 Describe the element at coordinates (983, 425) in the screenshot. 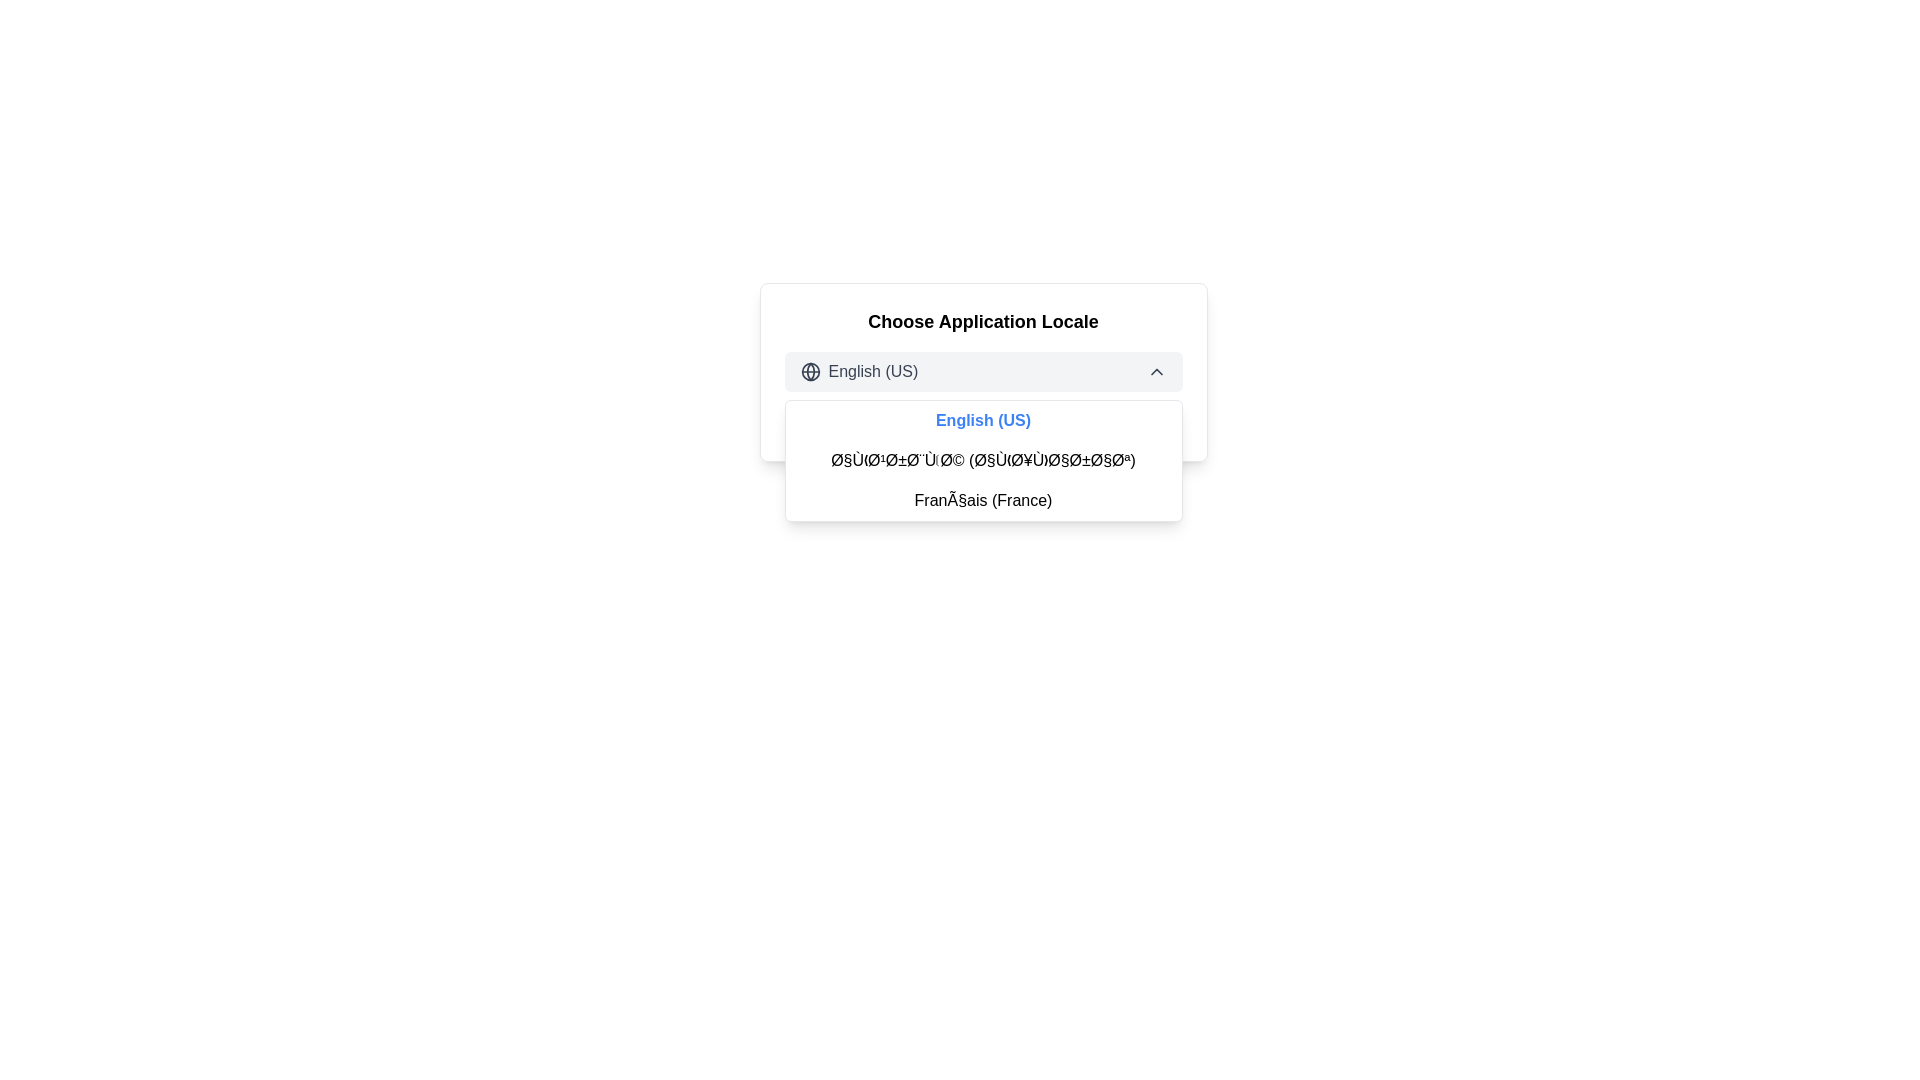

I see `the informational text that provides feedback about the currently selected locale, located at the bottom of the locale selection card` at that location.